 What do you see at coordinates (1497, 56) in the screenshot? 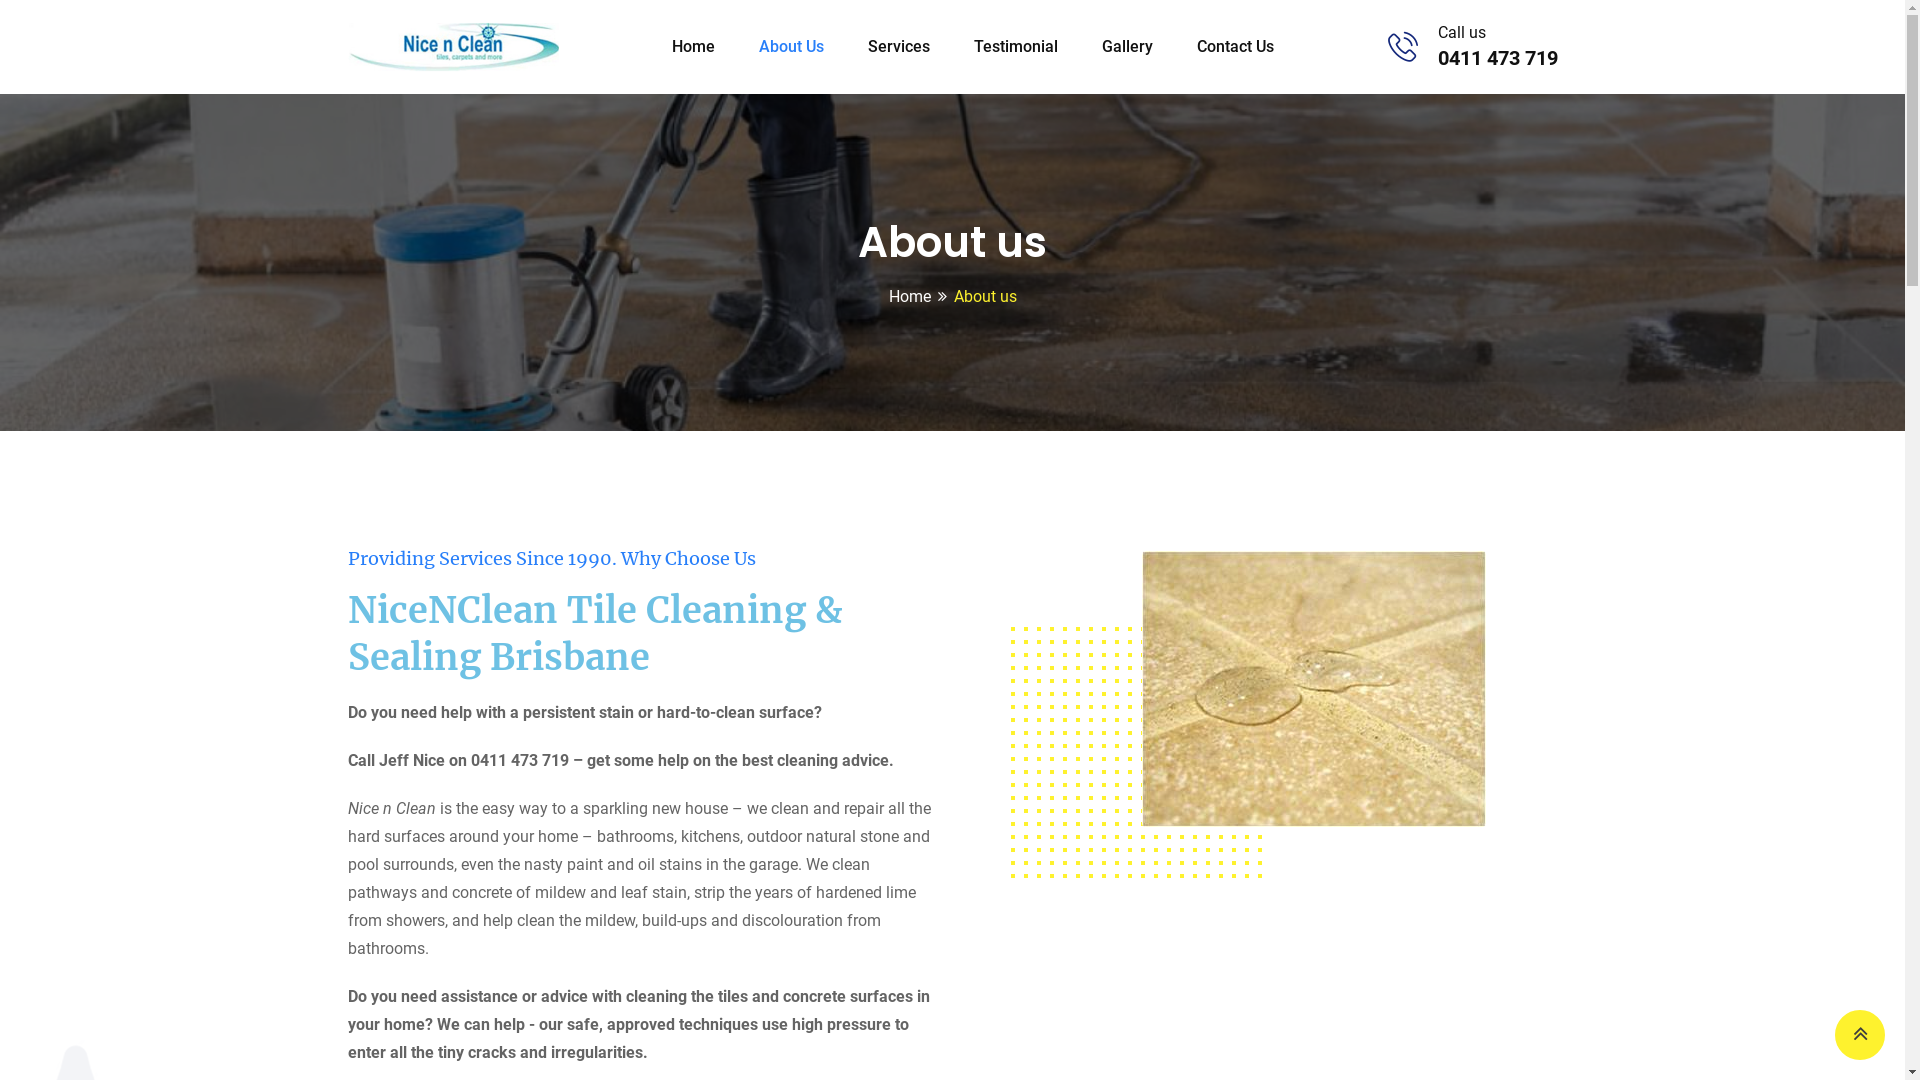
I see `'0411 473 719'` at bounding box center [1497, 56].